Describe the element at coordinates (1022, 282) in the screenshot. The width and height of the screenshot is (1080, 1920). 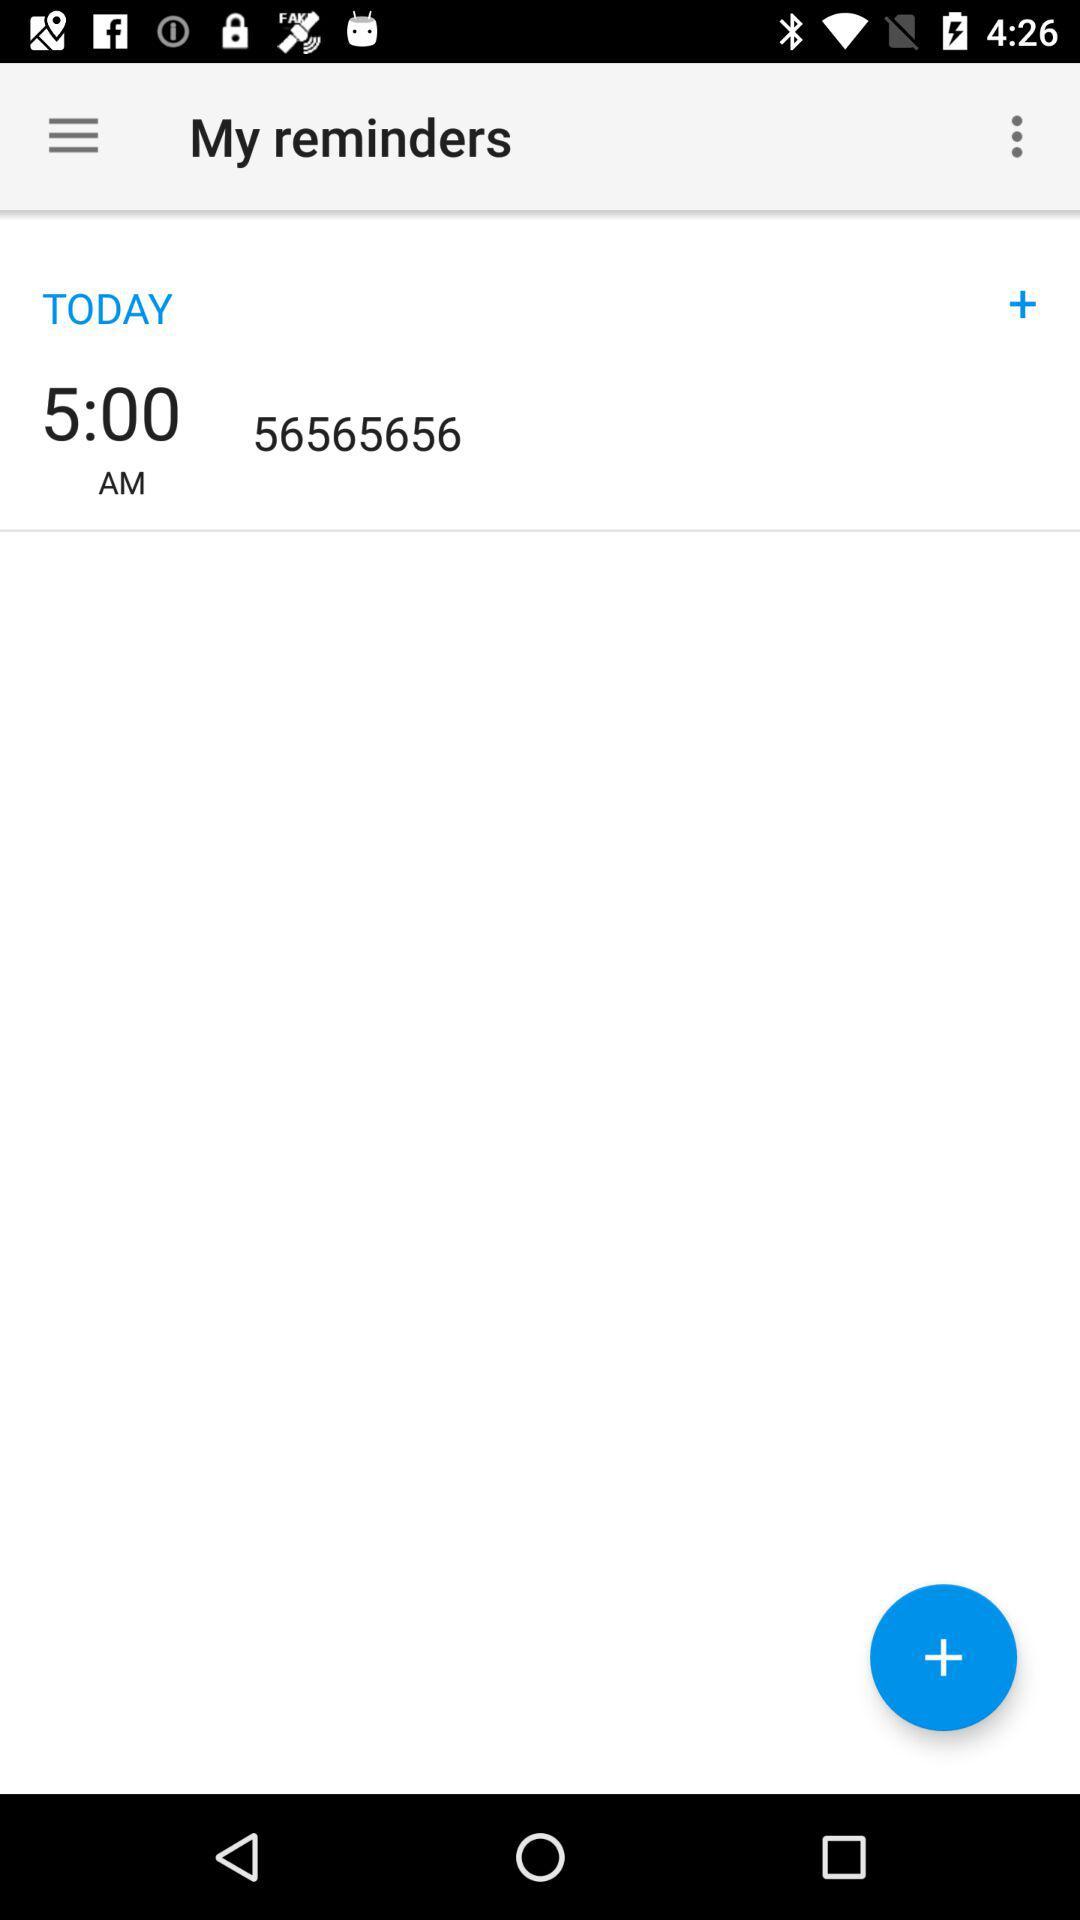
I see `item to the right of today` at that location.